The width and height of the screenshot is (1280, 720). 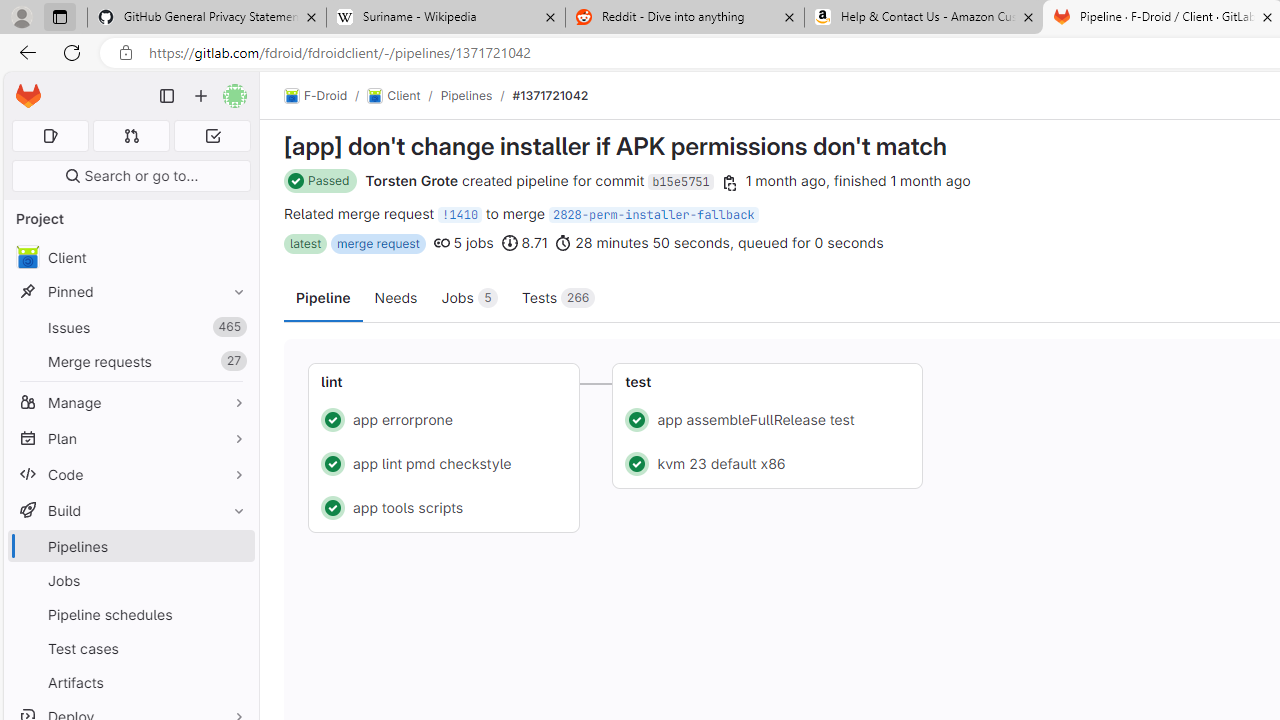 What do you see at coordinates (130, 135) in the screenshot?
I see `'Merge requests 0'` at bounding box center [130, 135].